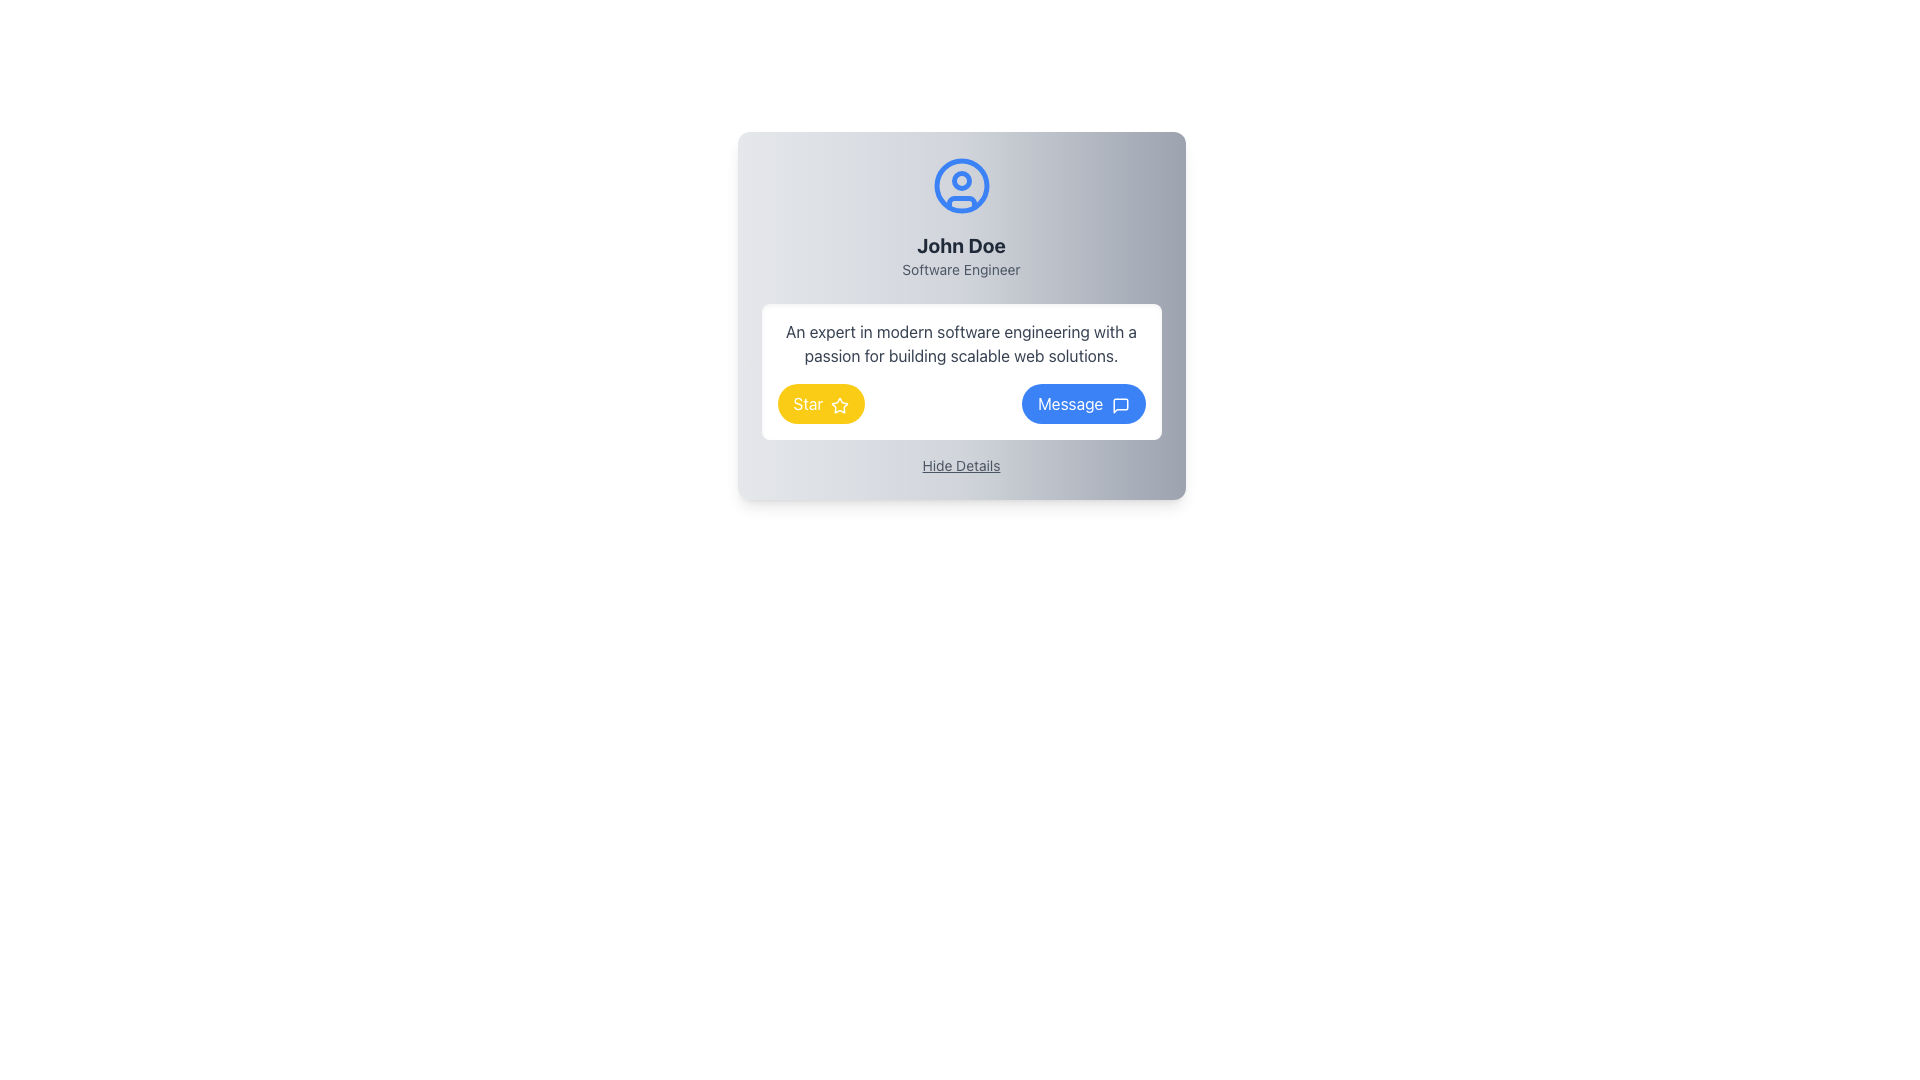  I want to click on the 'Star' button with rounded corners and a yellow background that contains the text 'Star' and a star icon, to change its background color to a lighter yellow, so click(821, 404).